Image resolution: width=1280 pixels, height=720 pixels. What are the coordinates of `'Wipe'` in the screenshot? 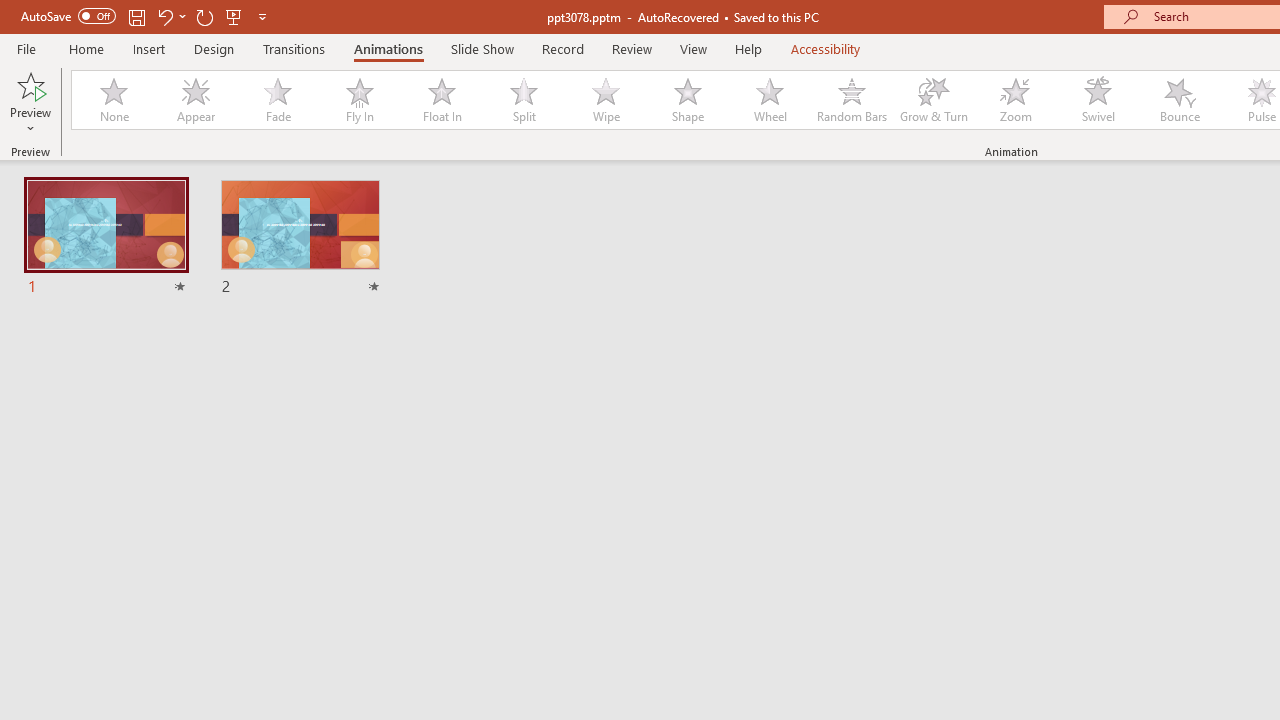 It's located at (604, 100).